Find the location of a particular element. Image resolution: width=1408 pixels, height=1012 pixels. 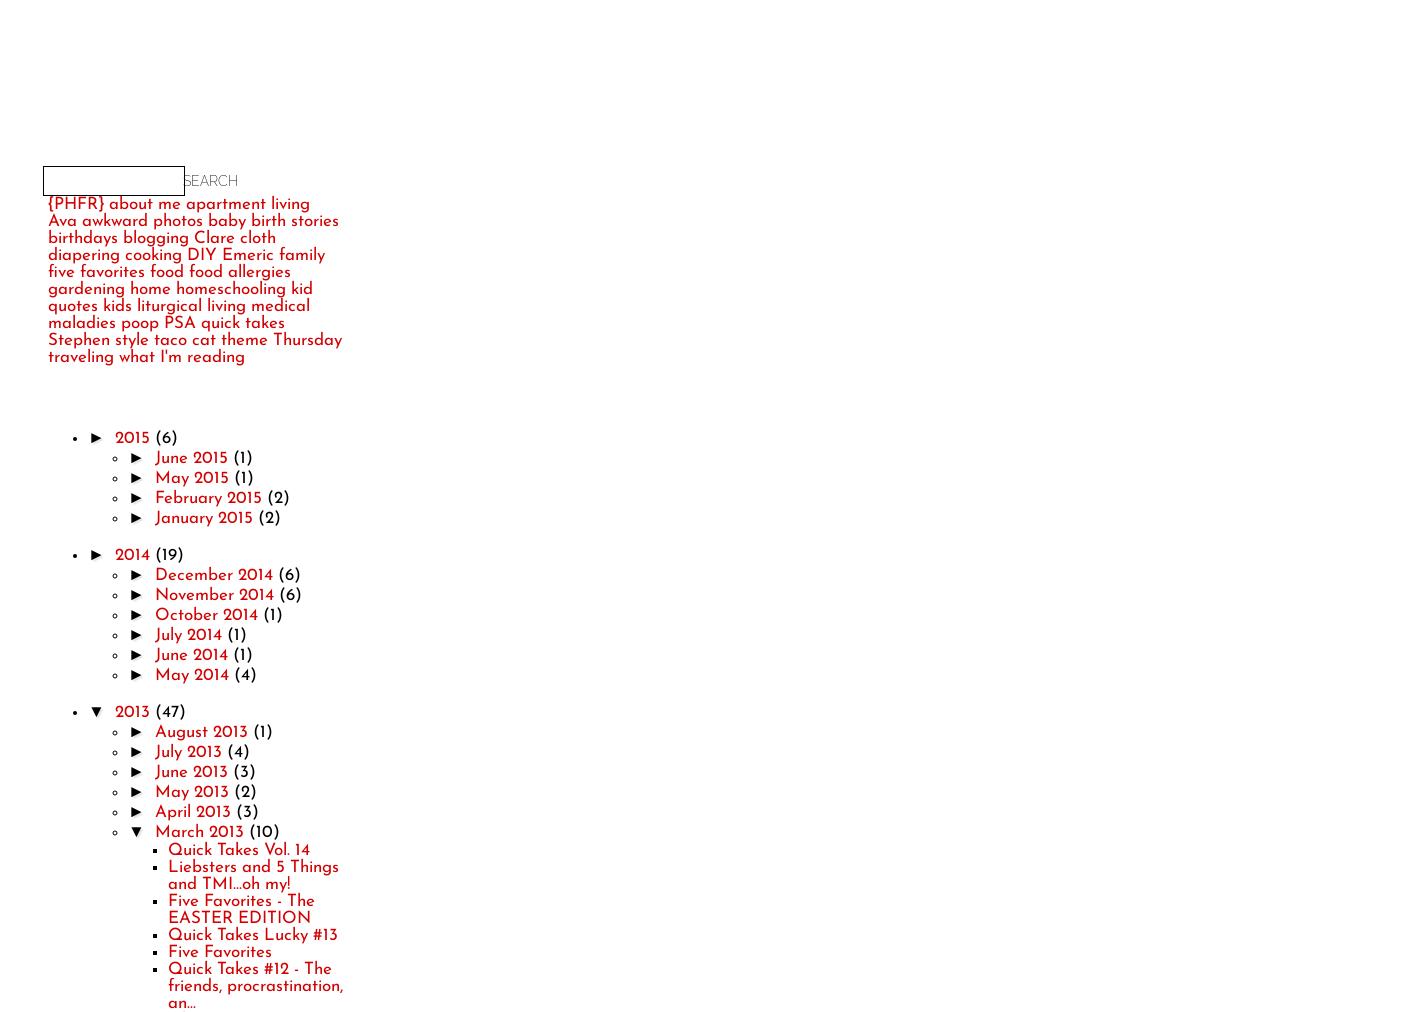

'(19)' is located at coordinates (168, 553).